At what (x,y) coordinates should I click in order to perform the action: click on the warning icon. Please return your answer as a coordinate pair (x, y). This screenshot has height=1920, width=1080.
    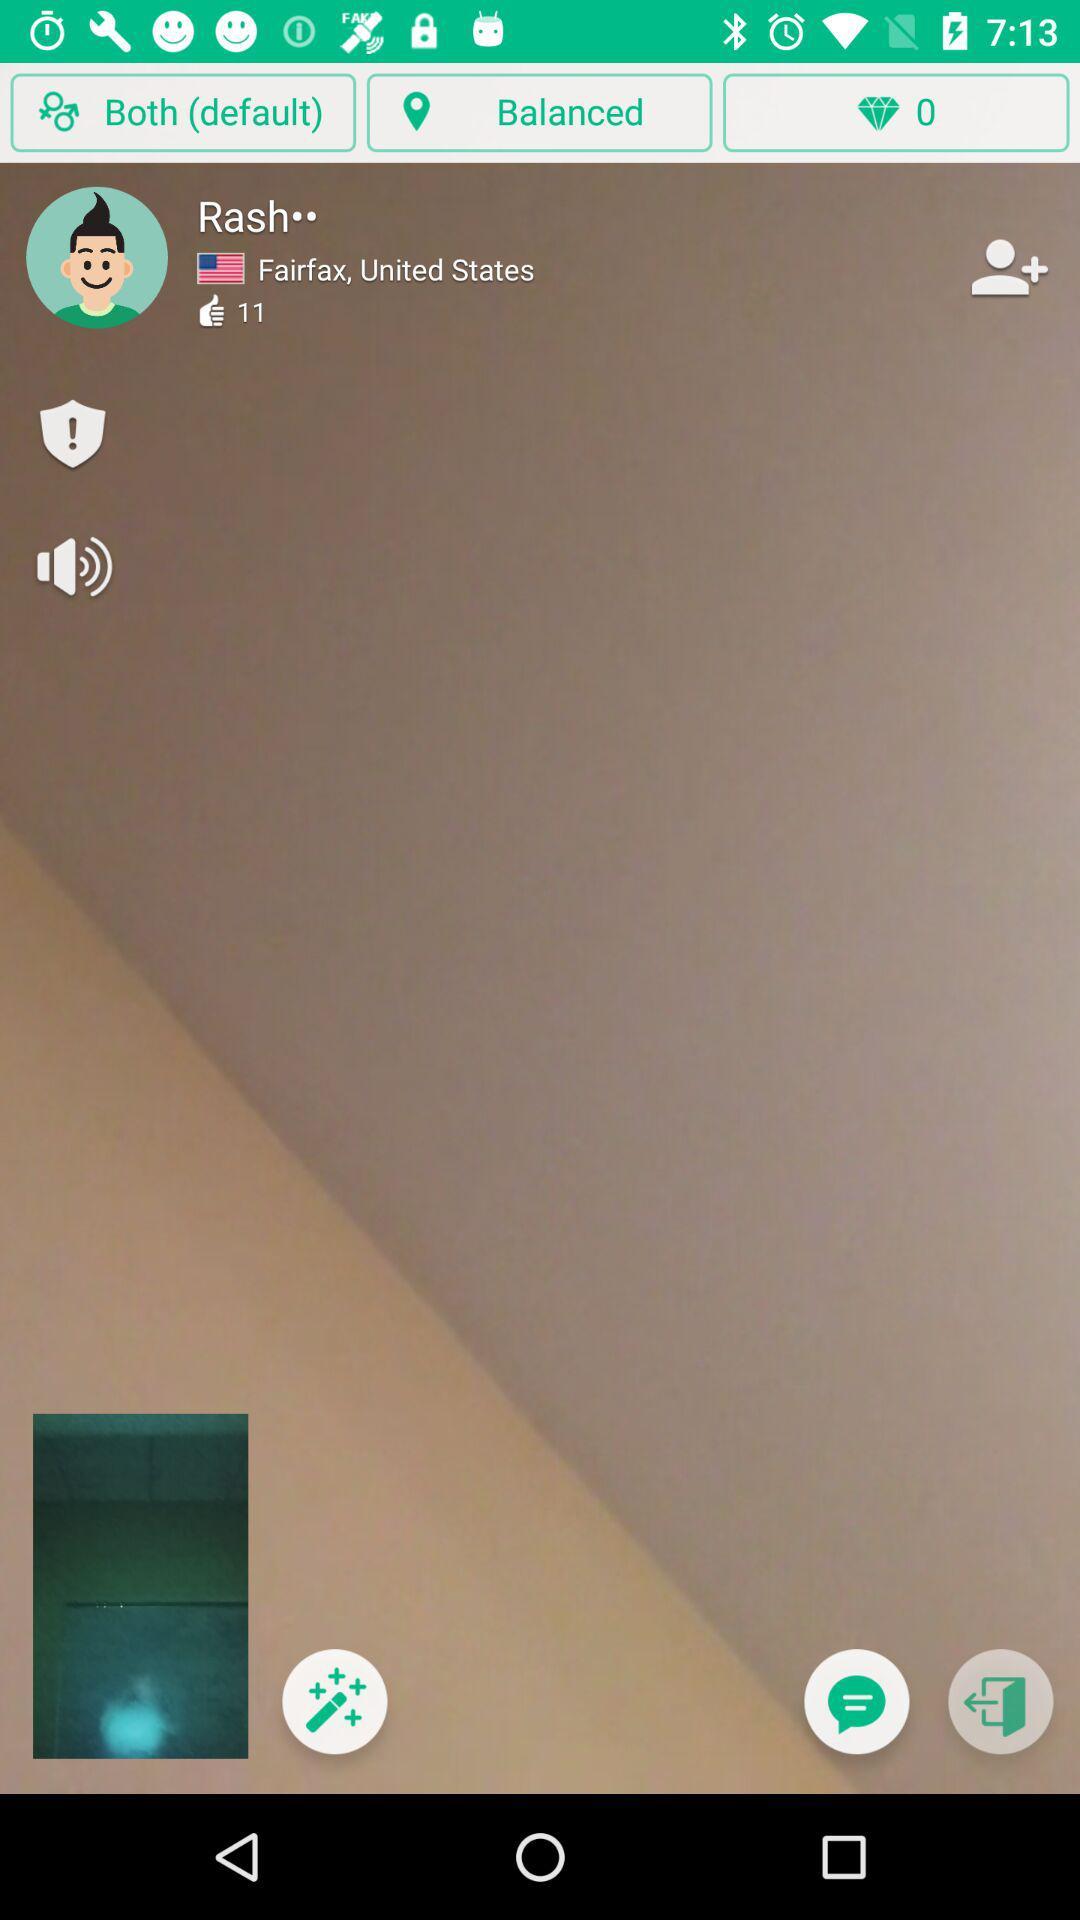
    Looking at the image, I should click on (71, 434).